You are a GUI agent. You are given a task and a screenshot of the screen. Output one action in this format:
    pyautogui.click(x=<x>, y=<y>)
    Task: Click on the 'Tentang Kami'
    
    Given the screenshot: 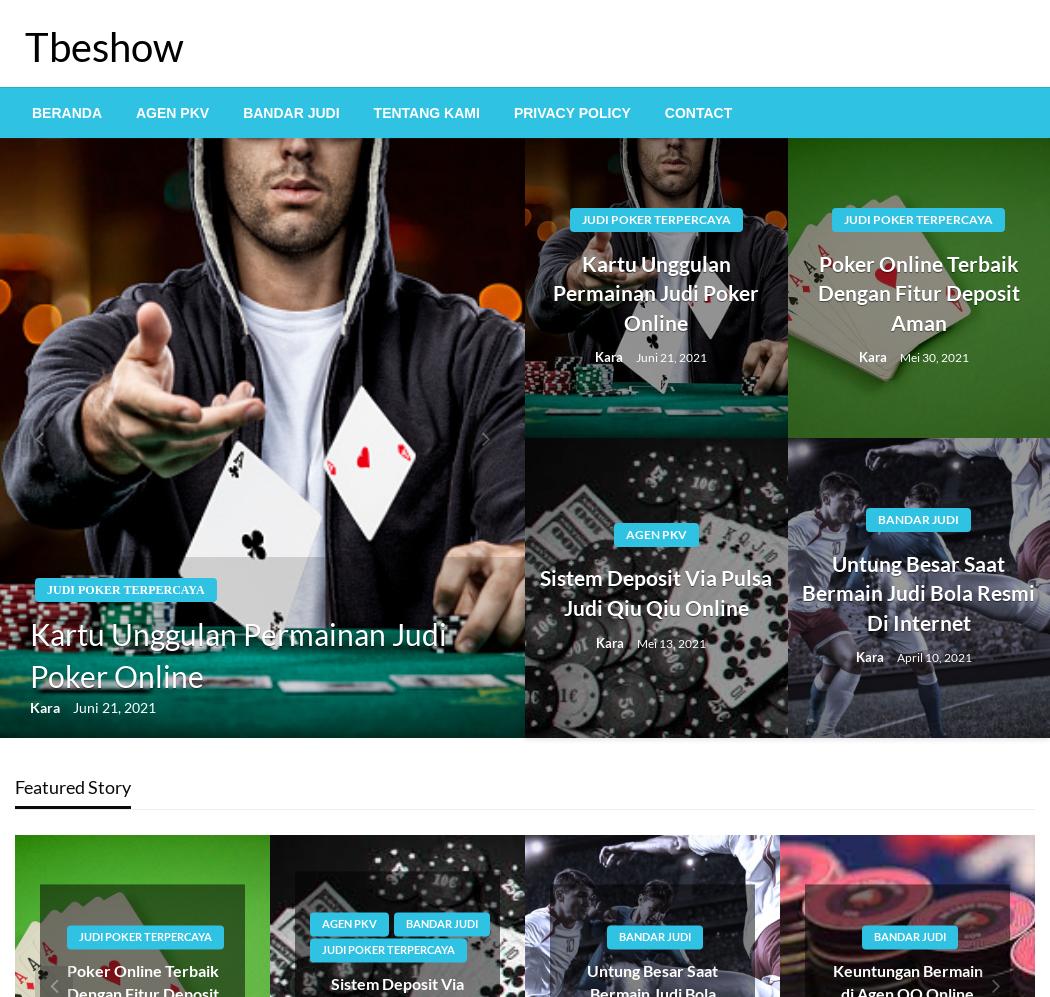 What is the action you would take?
    pyautogui.click(x=424, y=112)
    